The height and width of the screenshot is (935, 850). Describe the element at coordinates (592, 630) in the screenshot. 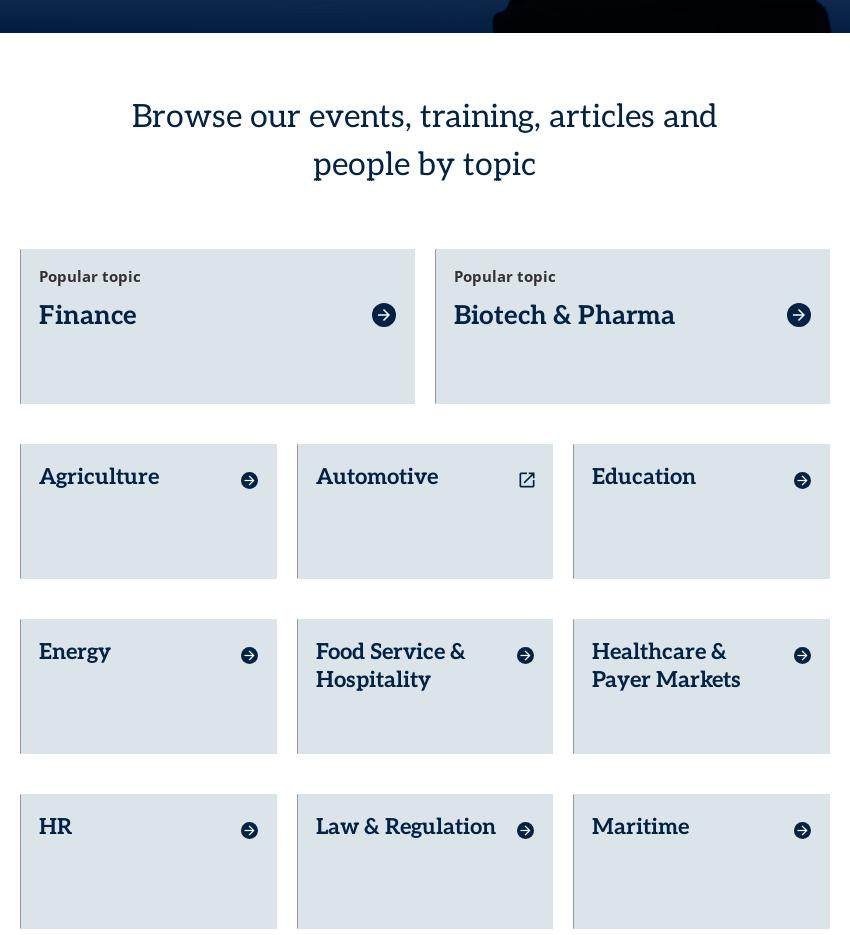

I see `'Healthcare & Payer Markets'` at that location.